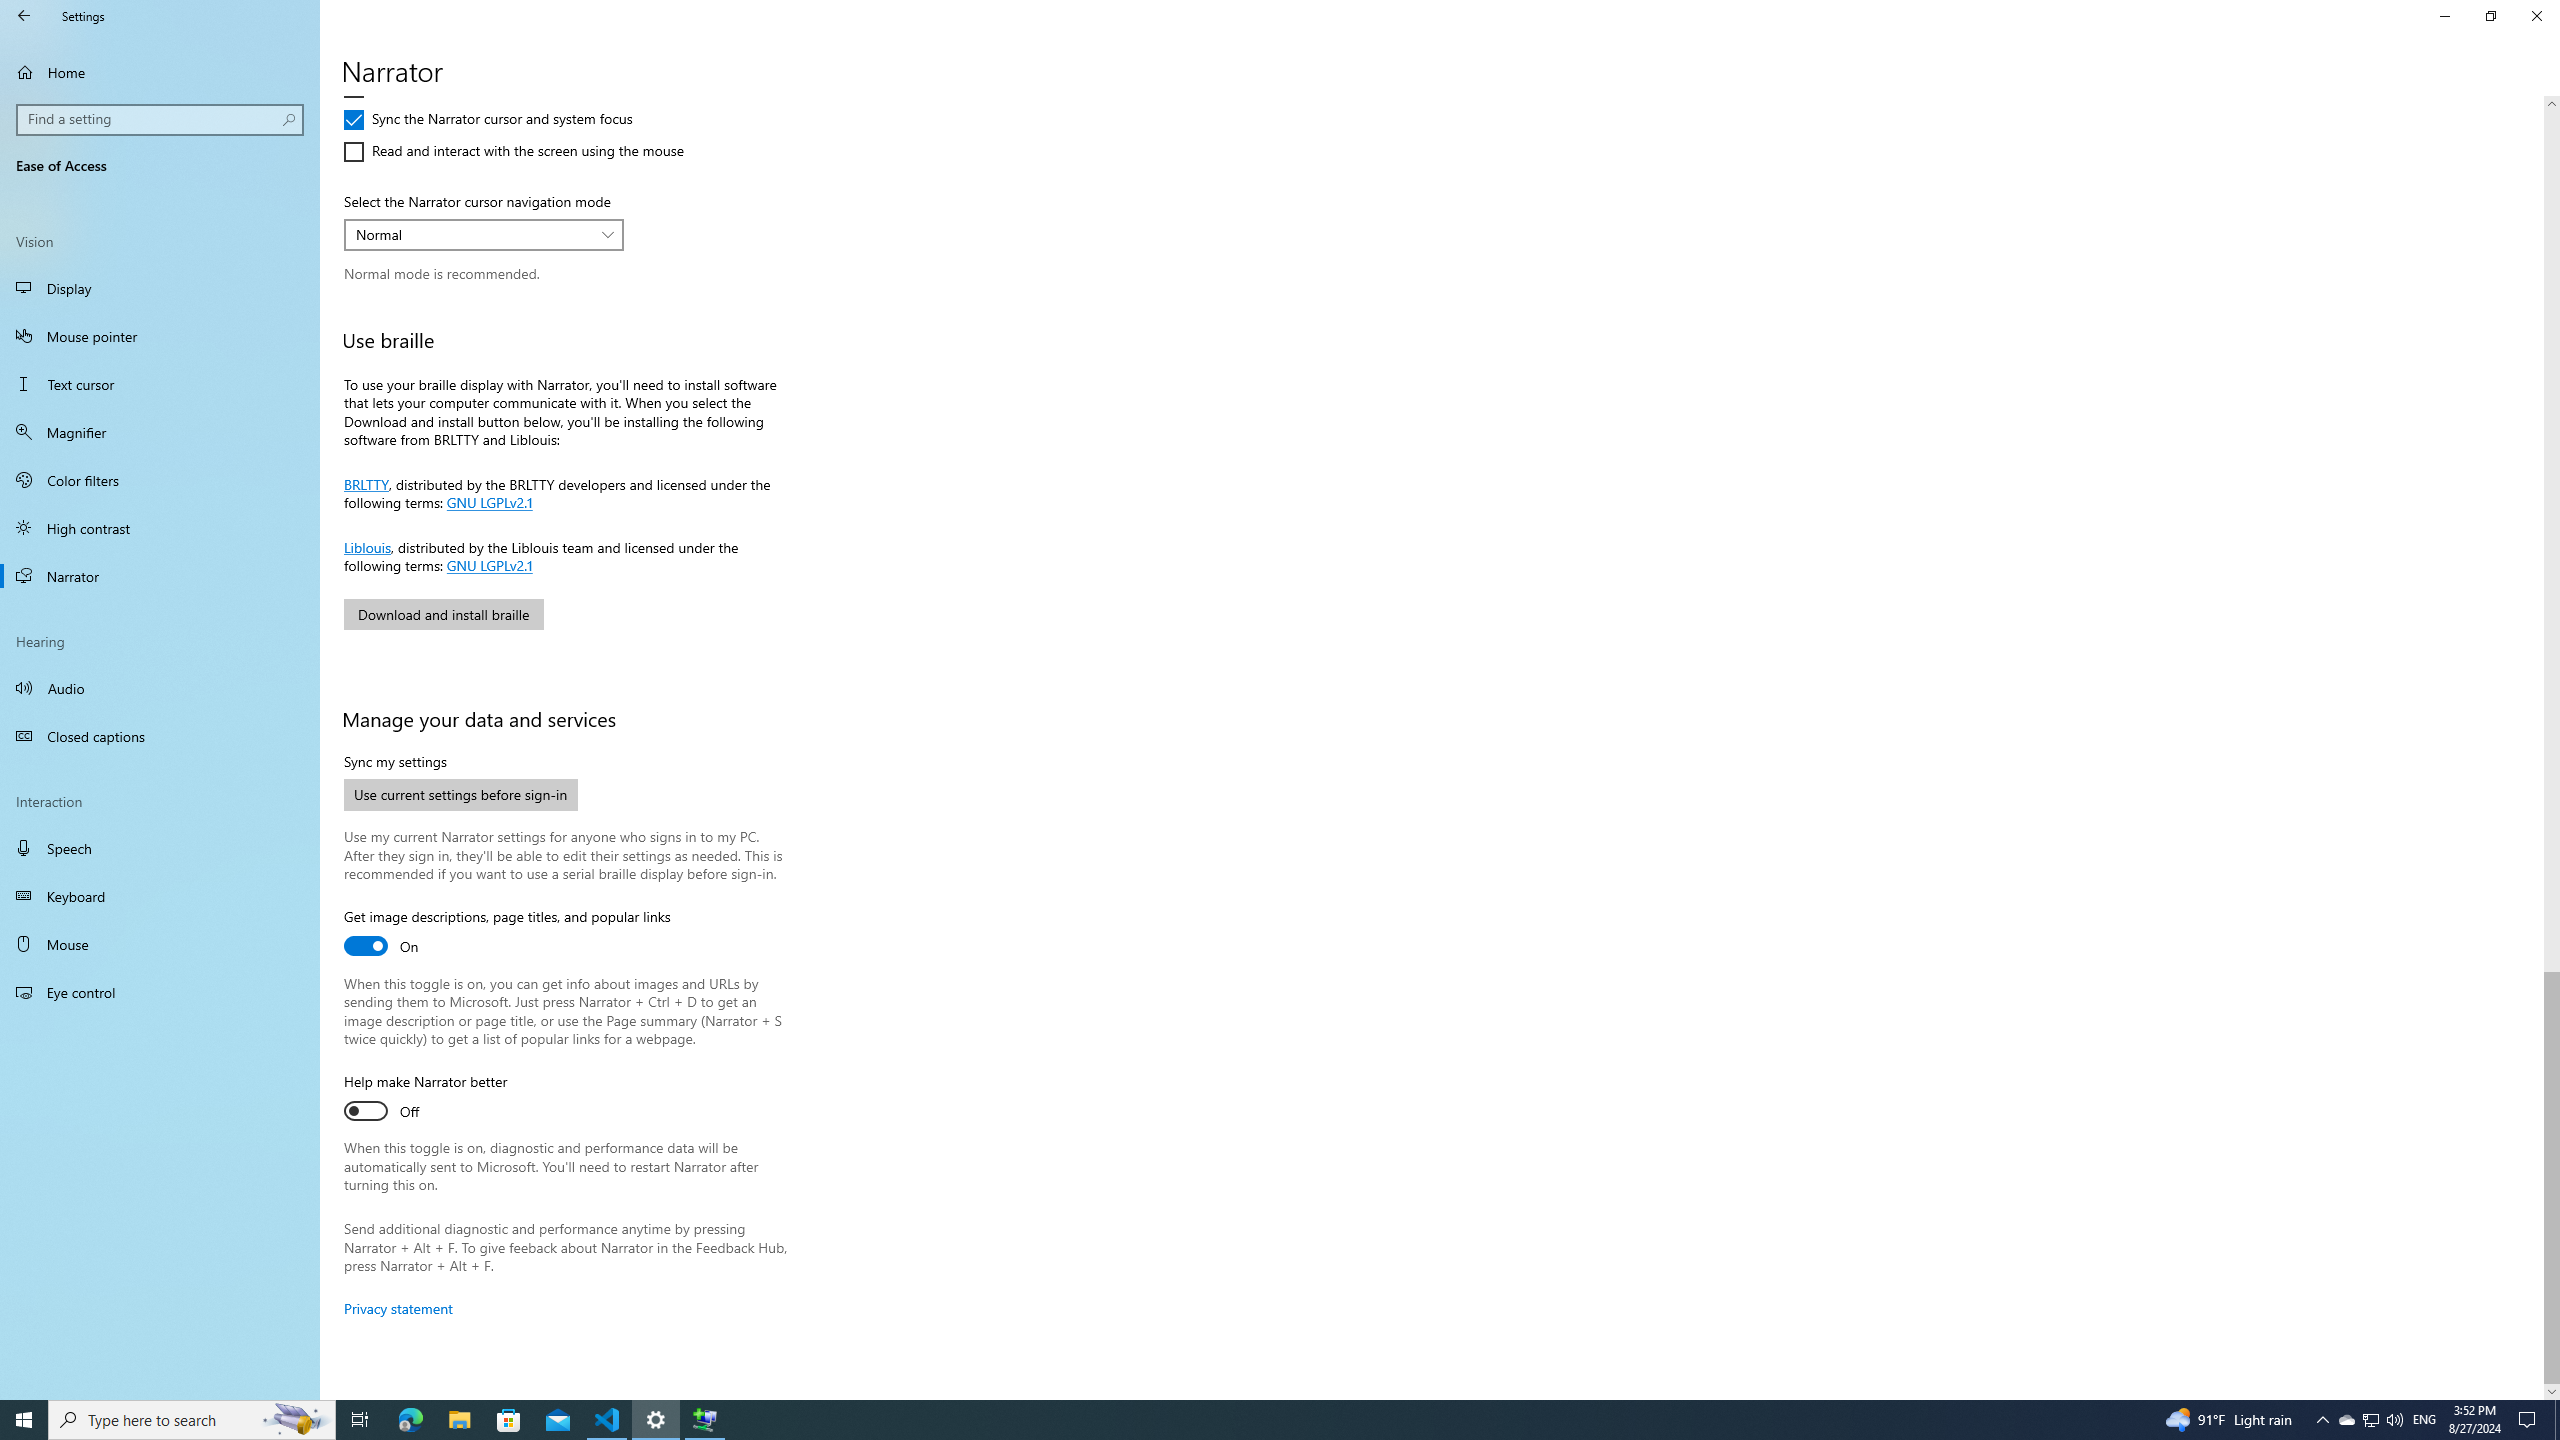 Image resolution: width=2560 pixels, height=1440 pixels. What do you see at coordinates (159, 382) in the screenshot?
I see `'Text cursor'` at bounding box center [159, 382].